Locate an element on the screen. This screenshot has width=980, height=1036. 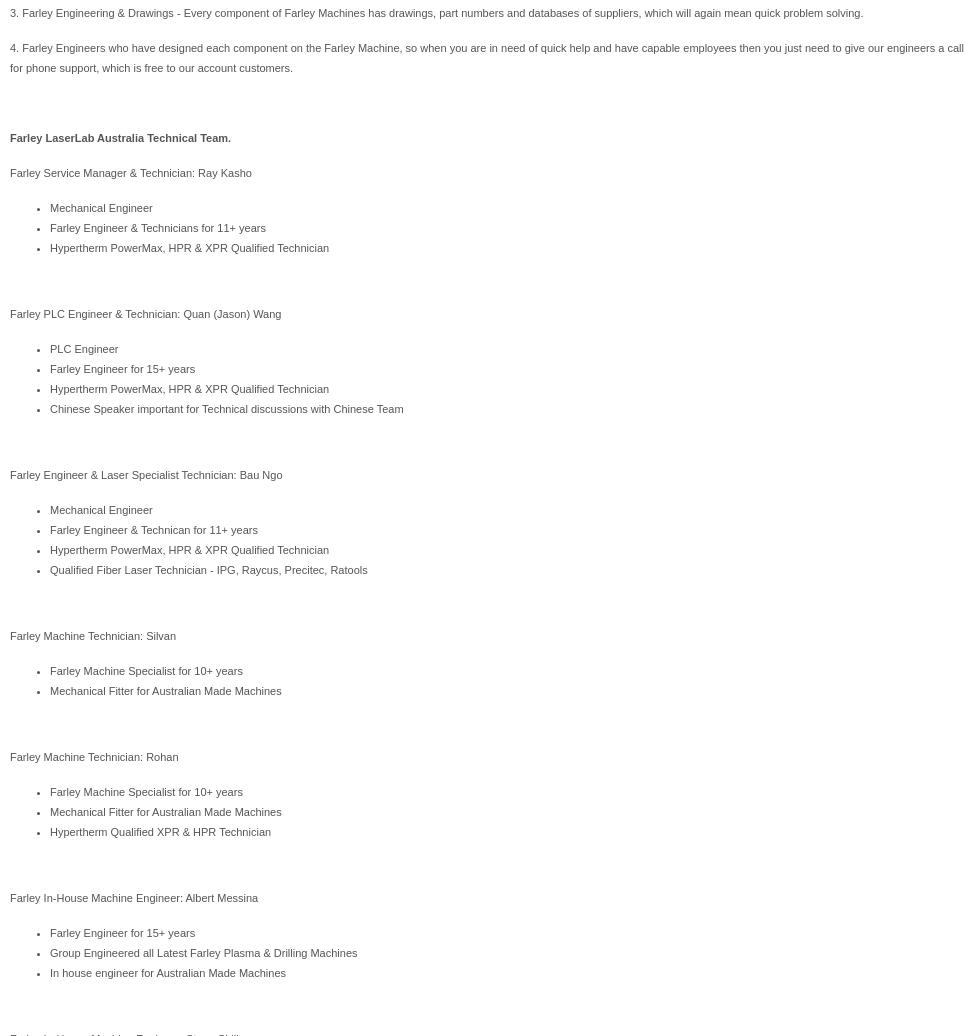
'Farley Engineer & Technicians for 11+ years' is located at coordinates (157, 228).